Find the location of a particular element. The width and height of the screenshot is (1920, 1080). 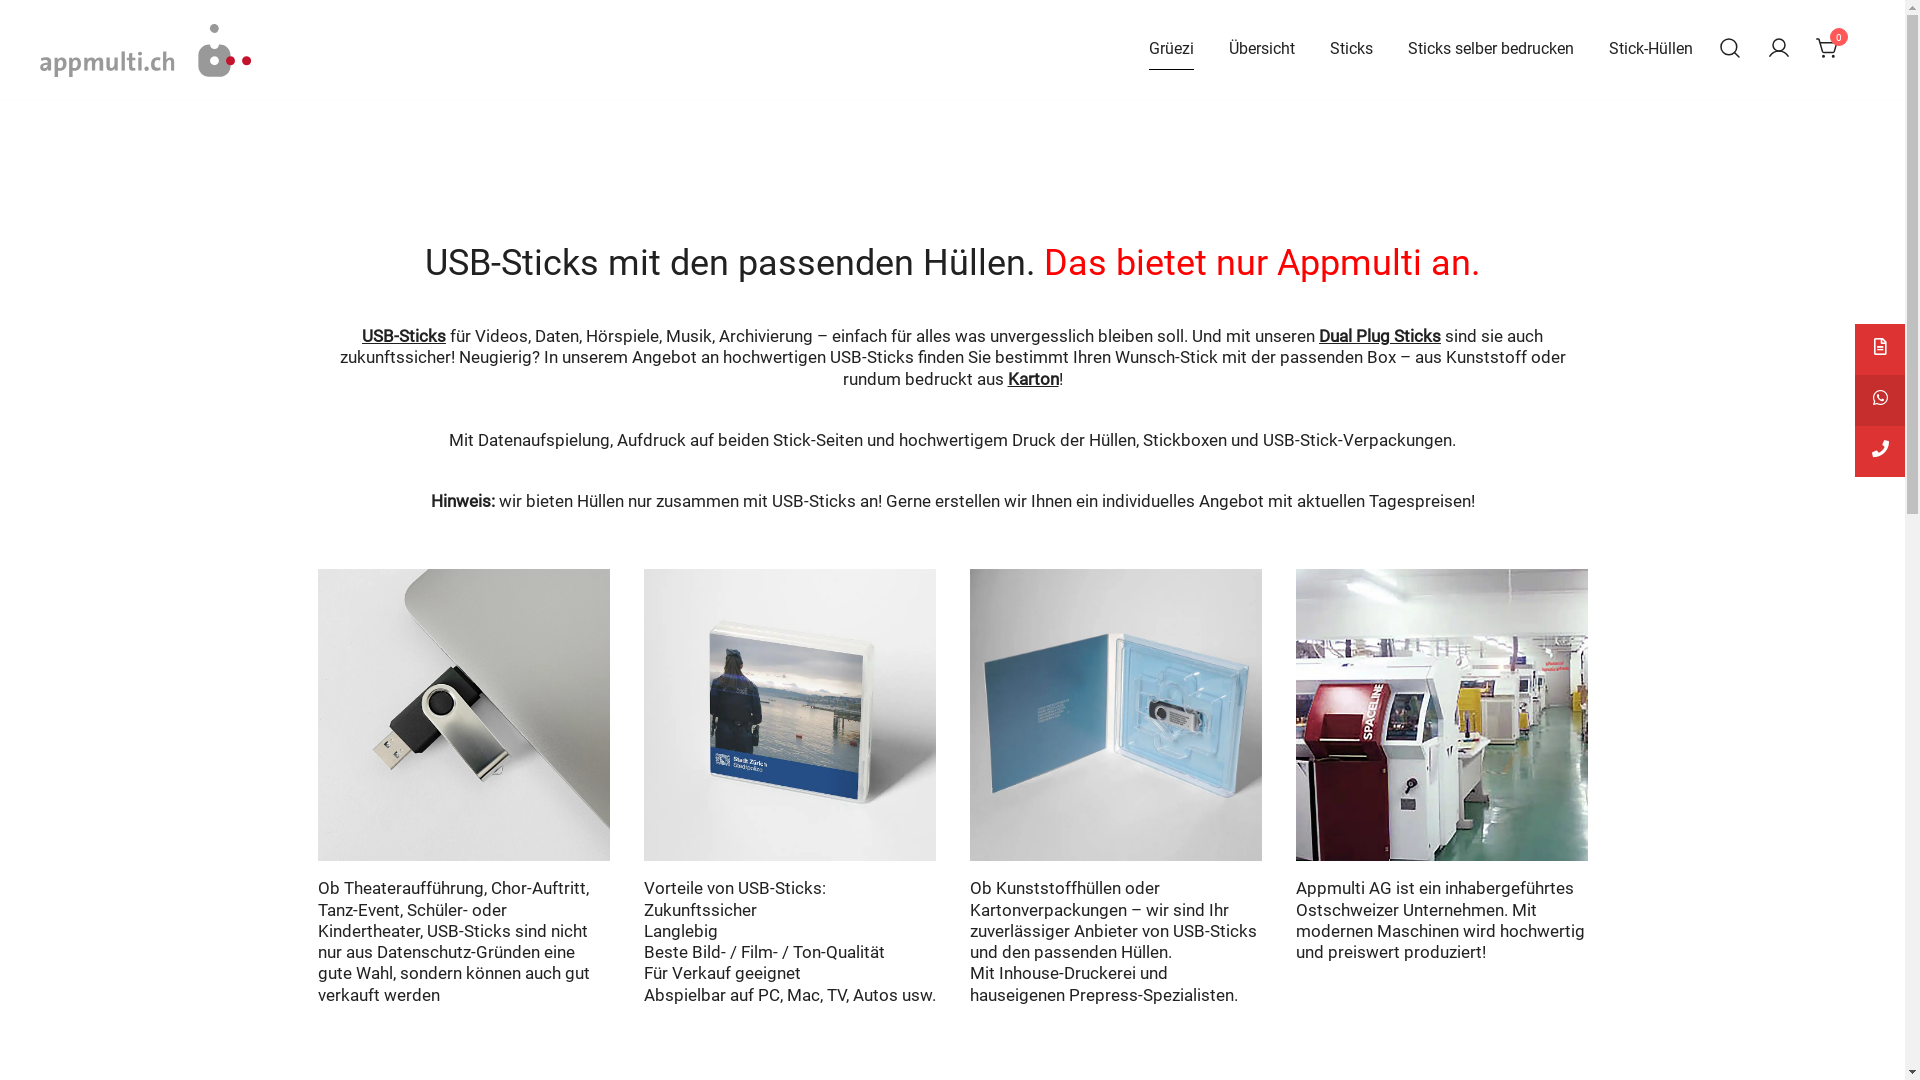

'USB-Sticks' is located at coordinates (402, 334).